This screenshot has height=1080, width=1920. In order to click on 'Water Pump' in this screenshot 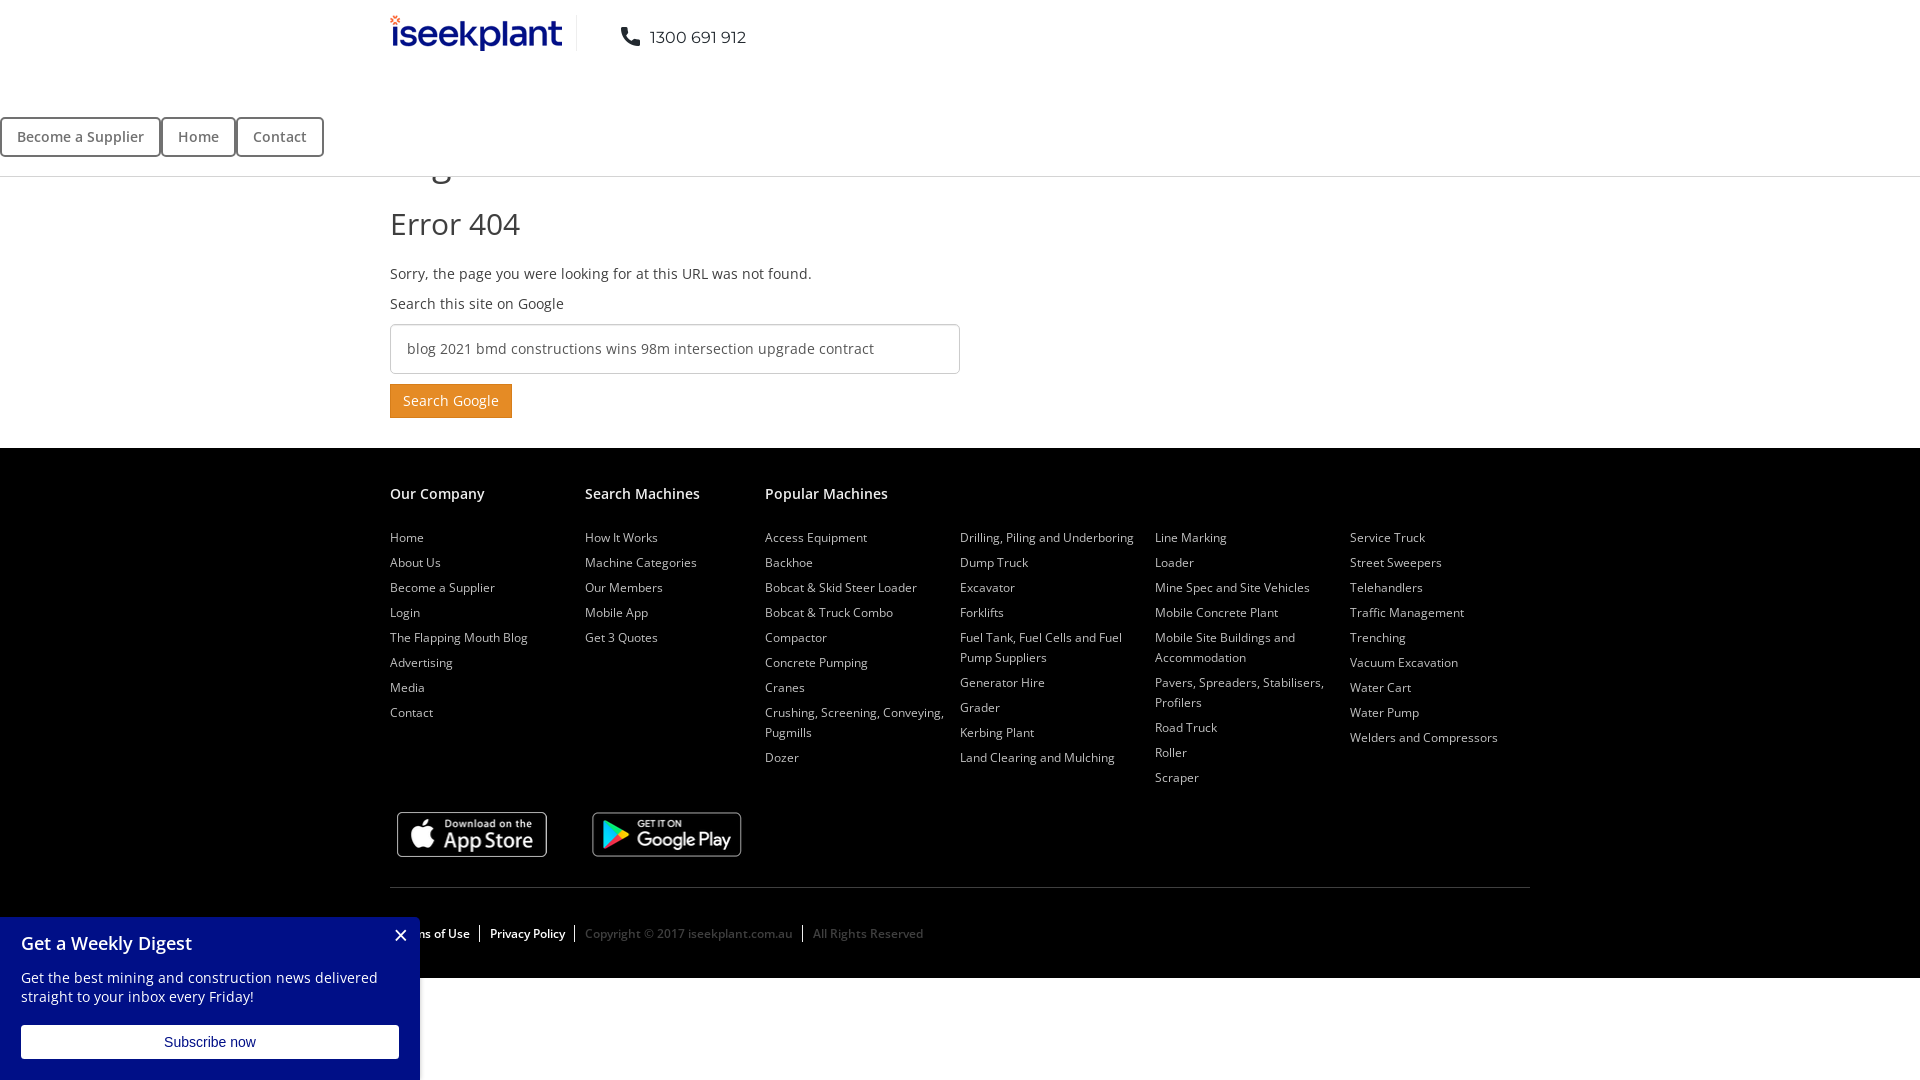, I will do `click(1383, 711)`.